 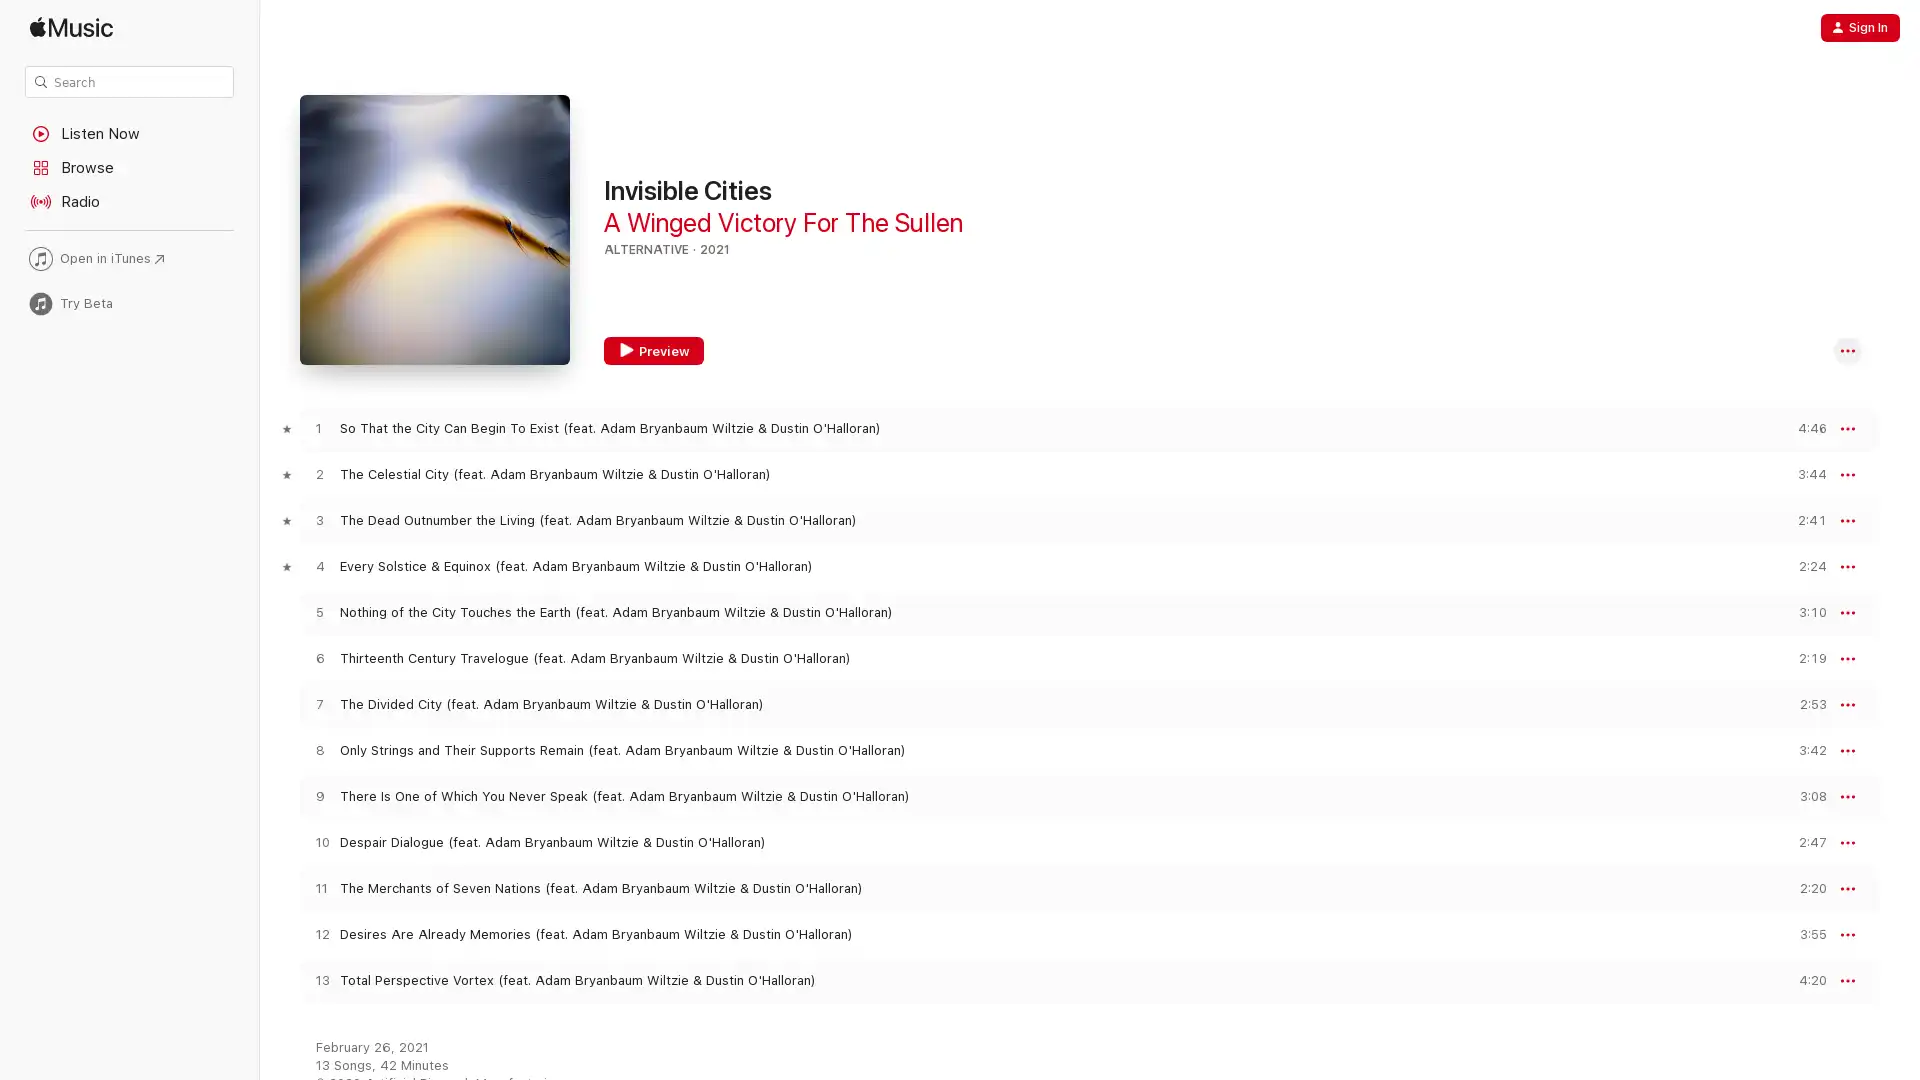 What do you see at coordinates (1804, 658) in the screenshot?
I see `Preview` at bounding box center [1804, 658].